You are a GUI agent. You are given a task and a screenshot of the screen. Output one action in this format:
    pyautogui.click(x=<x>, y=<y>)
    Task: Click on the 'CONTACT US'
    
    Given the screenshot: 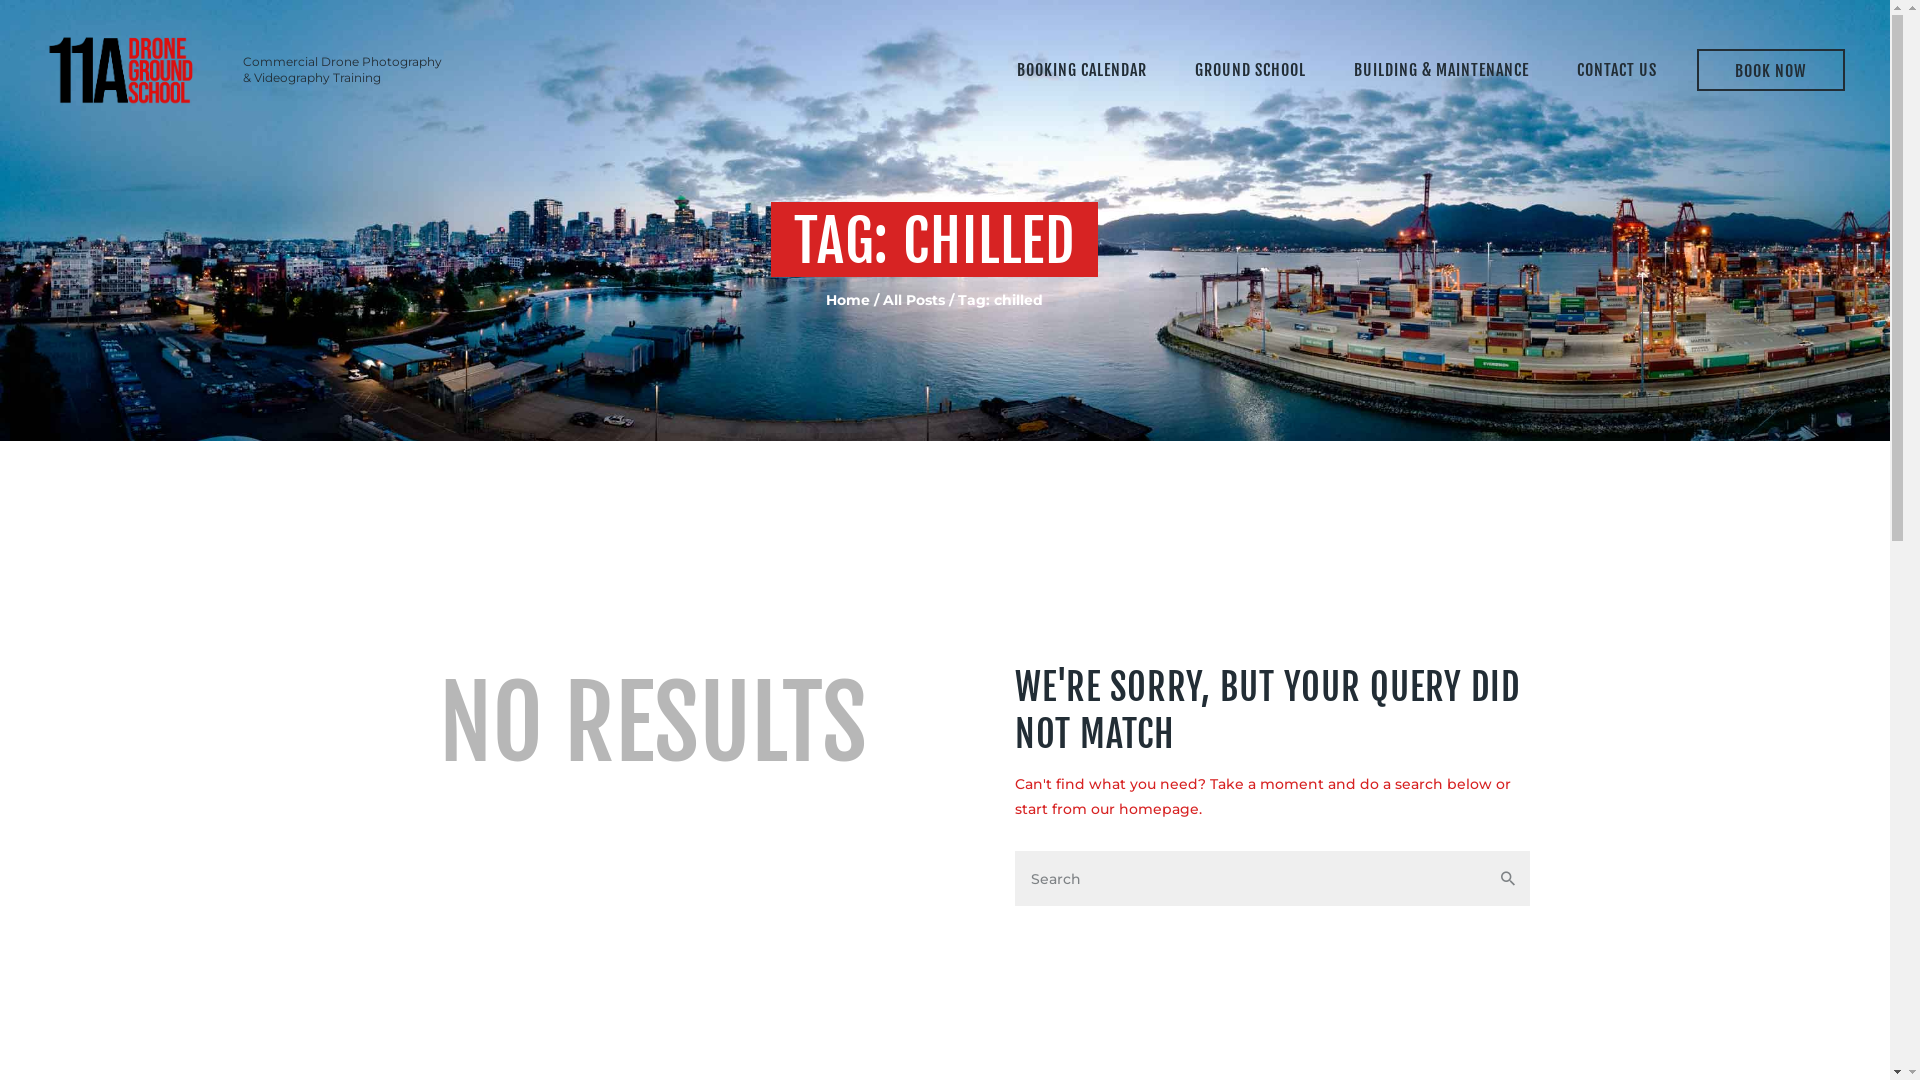 What is the action you would take?
    pyautogui.click(x=1617, y=68)
    